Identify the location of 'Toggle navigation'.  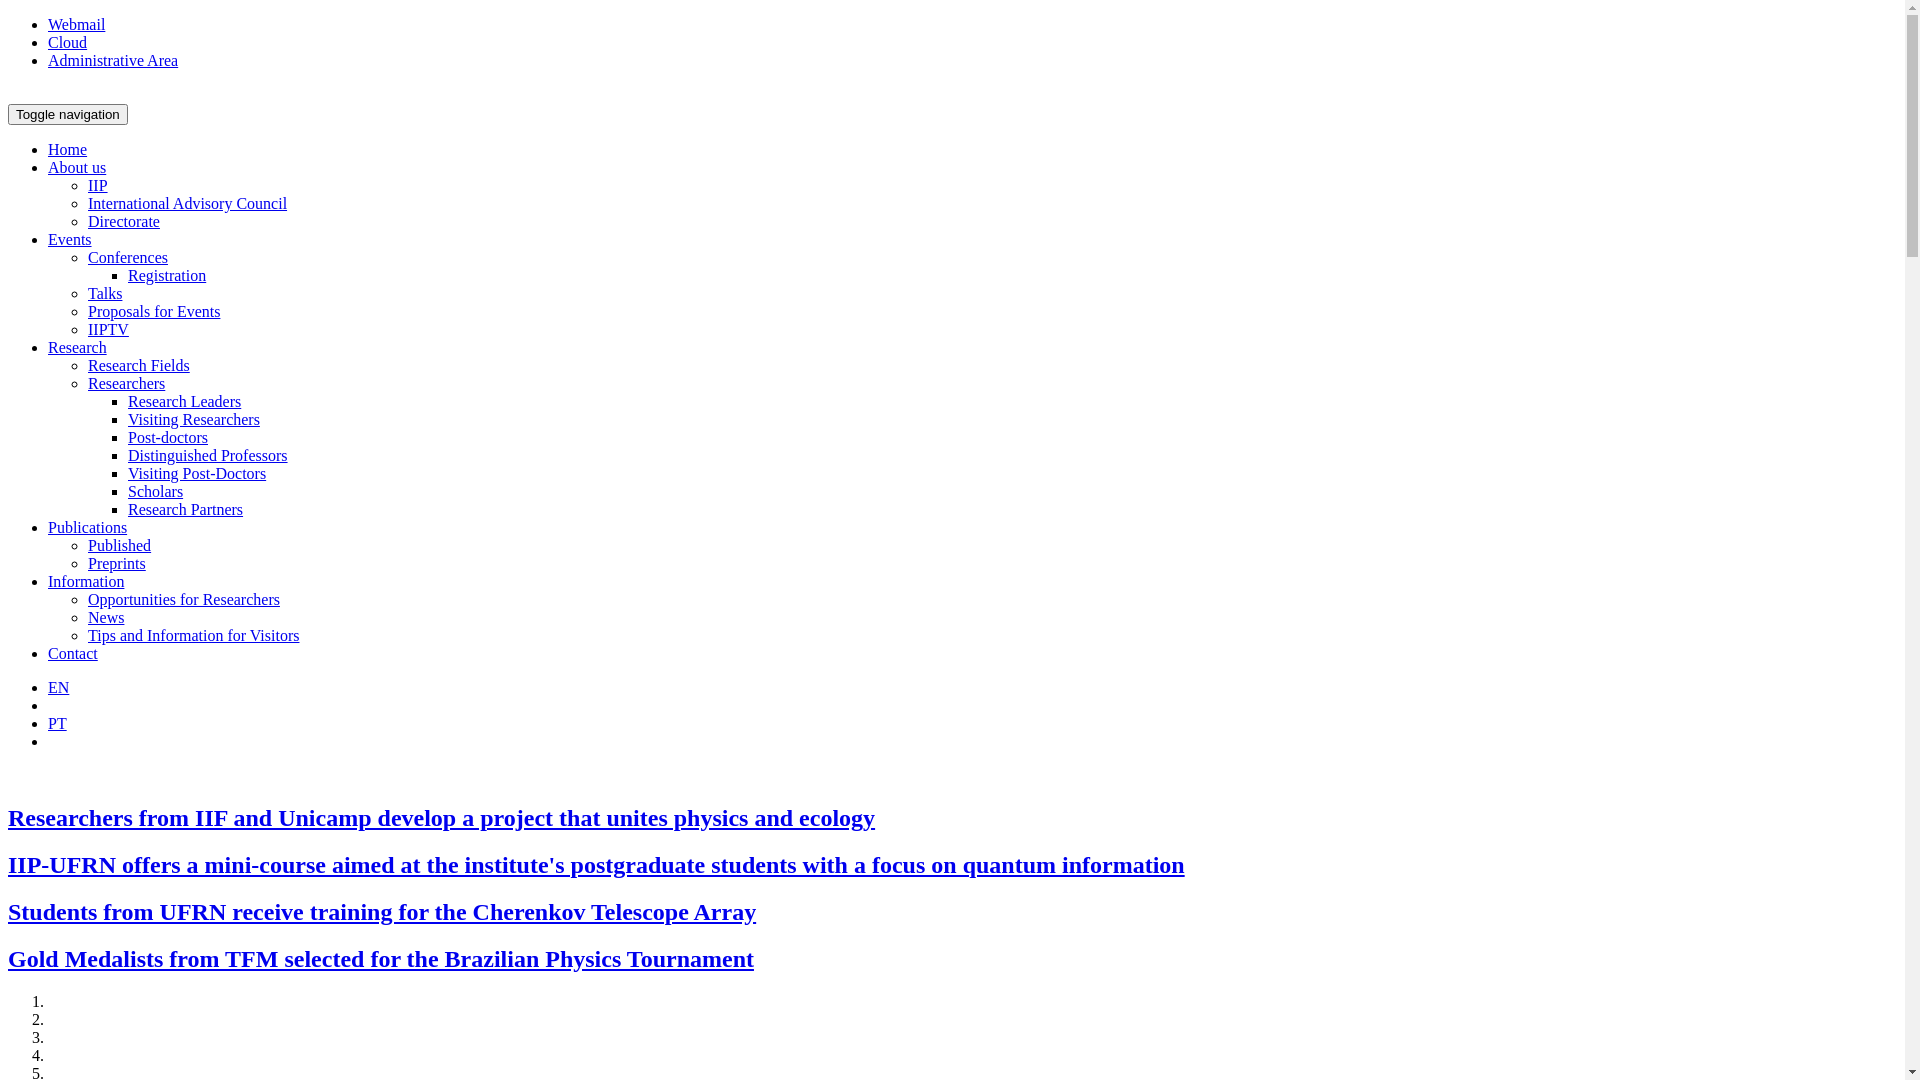
(67, 114).